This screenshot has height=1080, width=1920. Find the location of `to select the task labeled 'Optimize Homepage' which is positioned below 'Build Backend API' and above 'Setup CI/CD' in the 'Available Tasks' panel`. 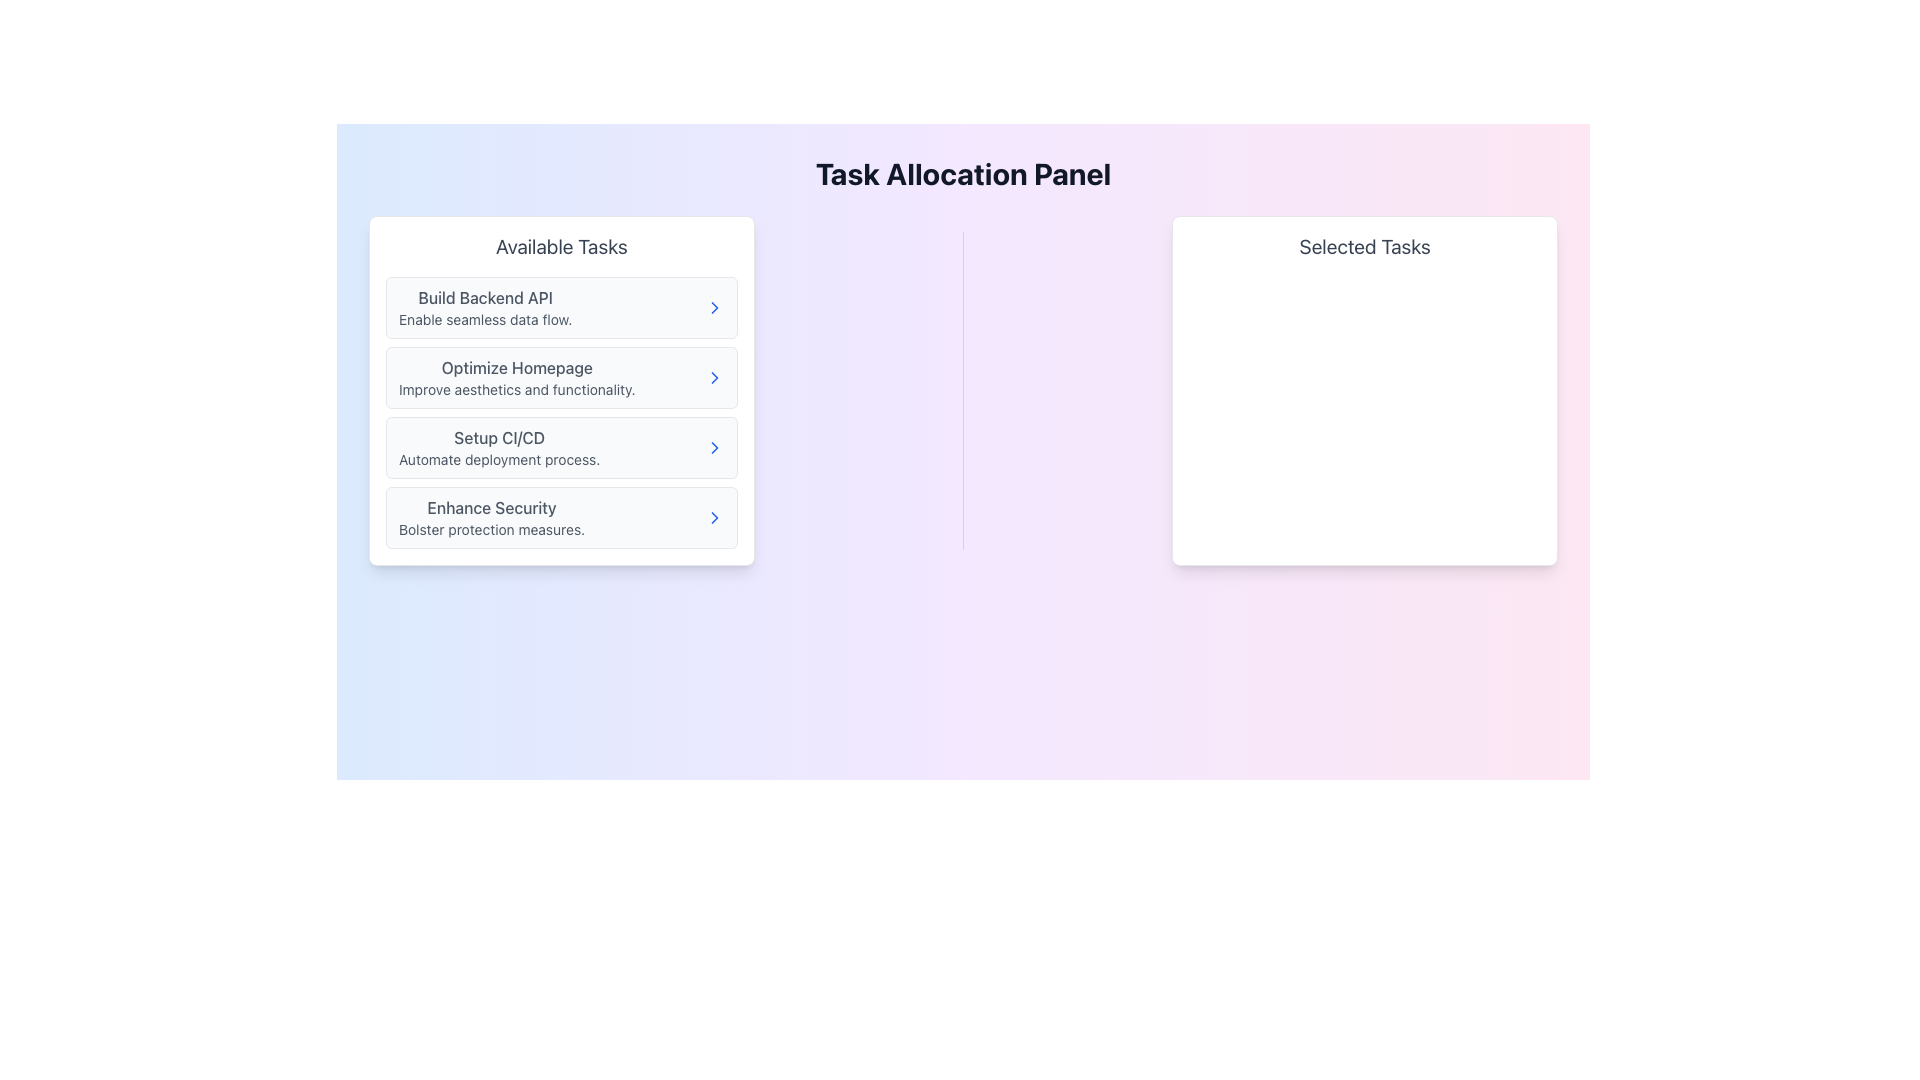

to select the task labeled 'Optimize Homepage' which is positioned below 'Build Backend API' and above 'Setup CI/CD' in the 'Available Tasks' panel is located at coordinates (517, 378).